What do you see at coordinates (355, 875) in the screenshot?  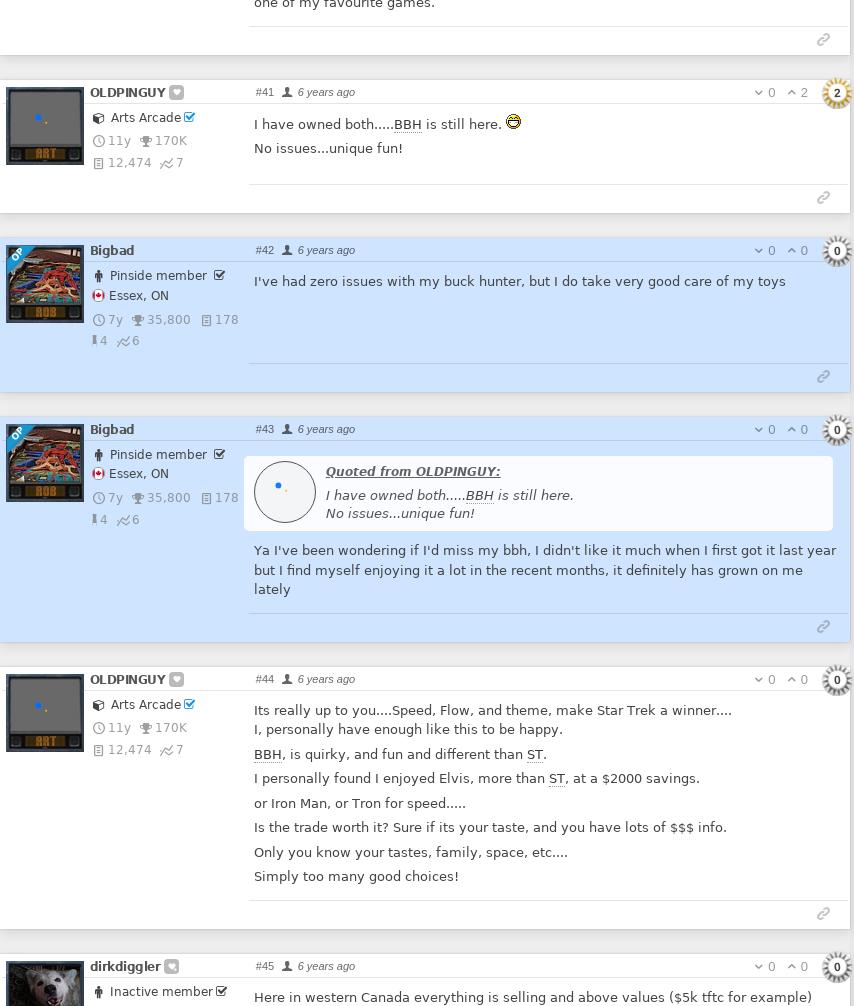 I see `'Simply too many good choices!'` at bounding box center [355, 875].